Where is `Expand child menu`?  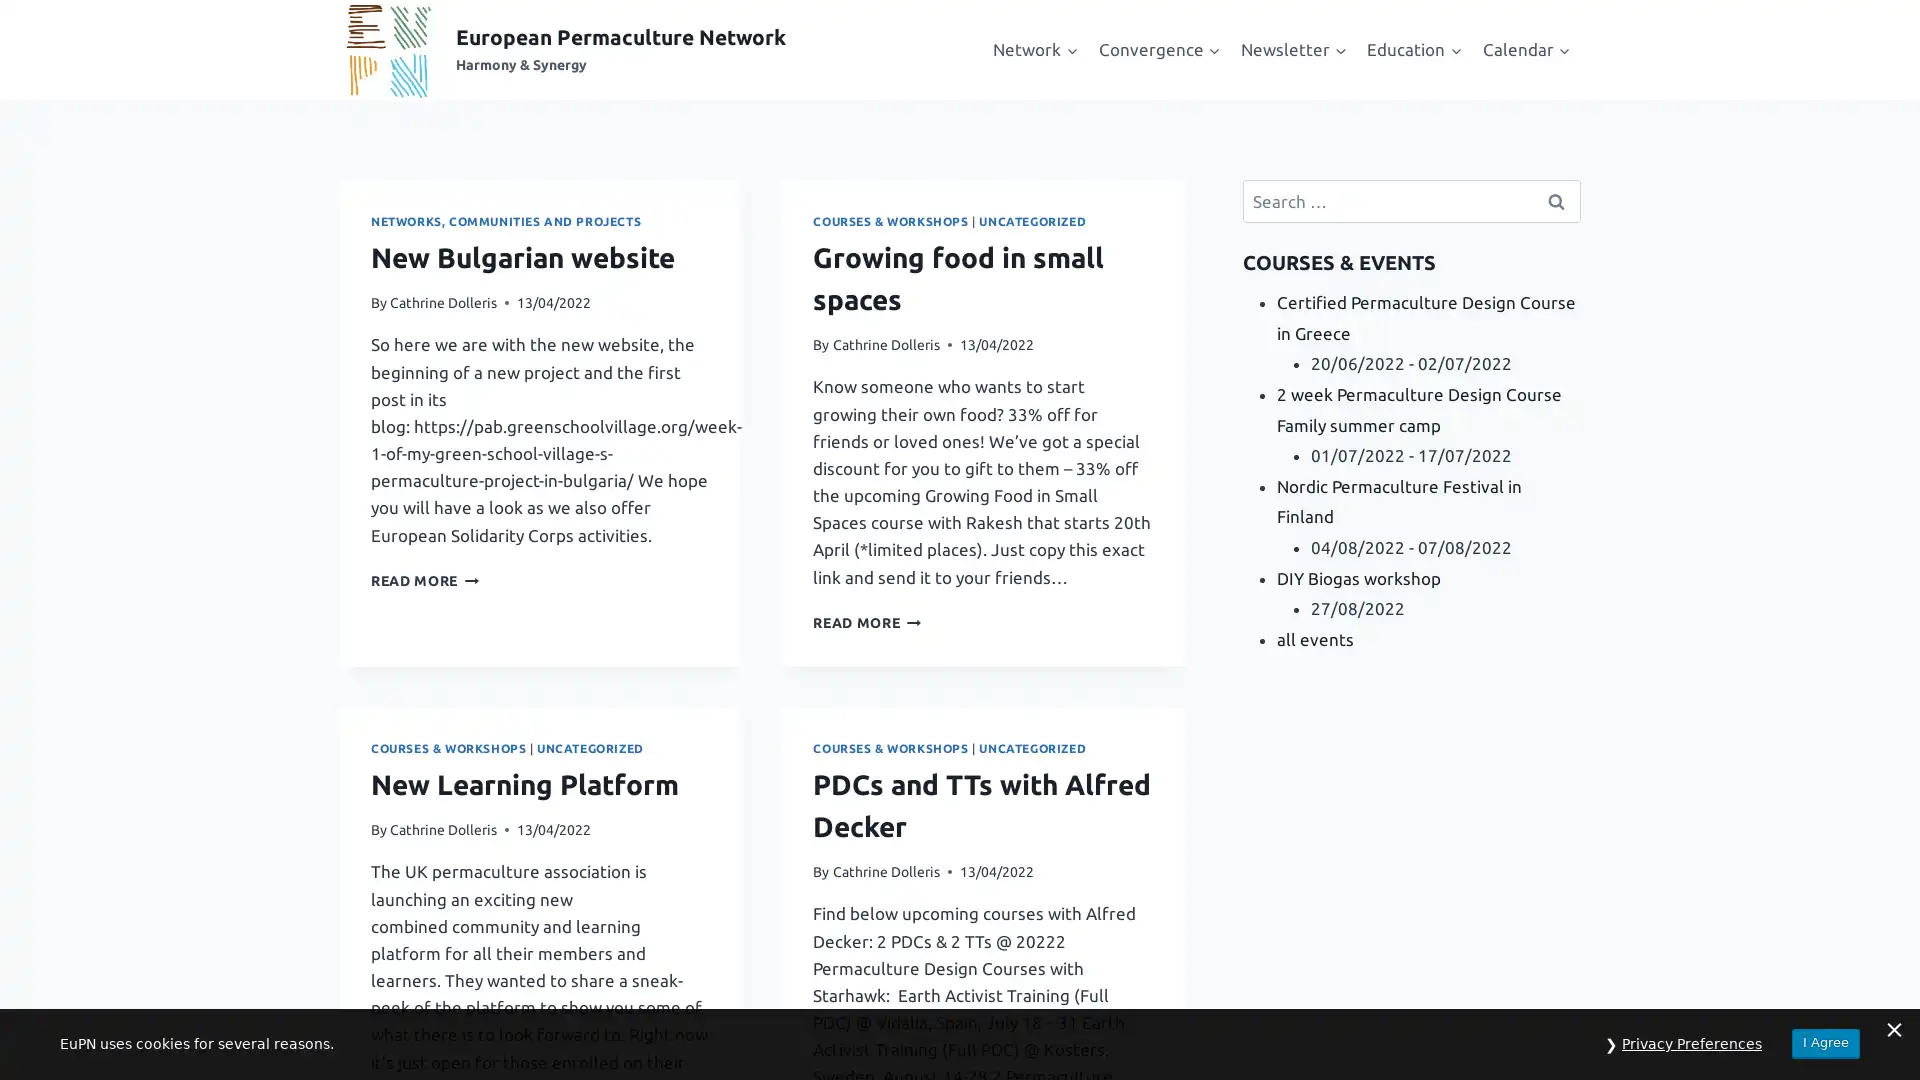
Expand child menu is located at coordinates (1413, 48).